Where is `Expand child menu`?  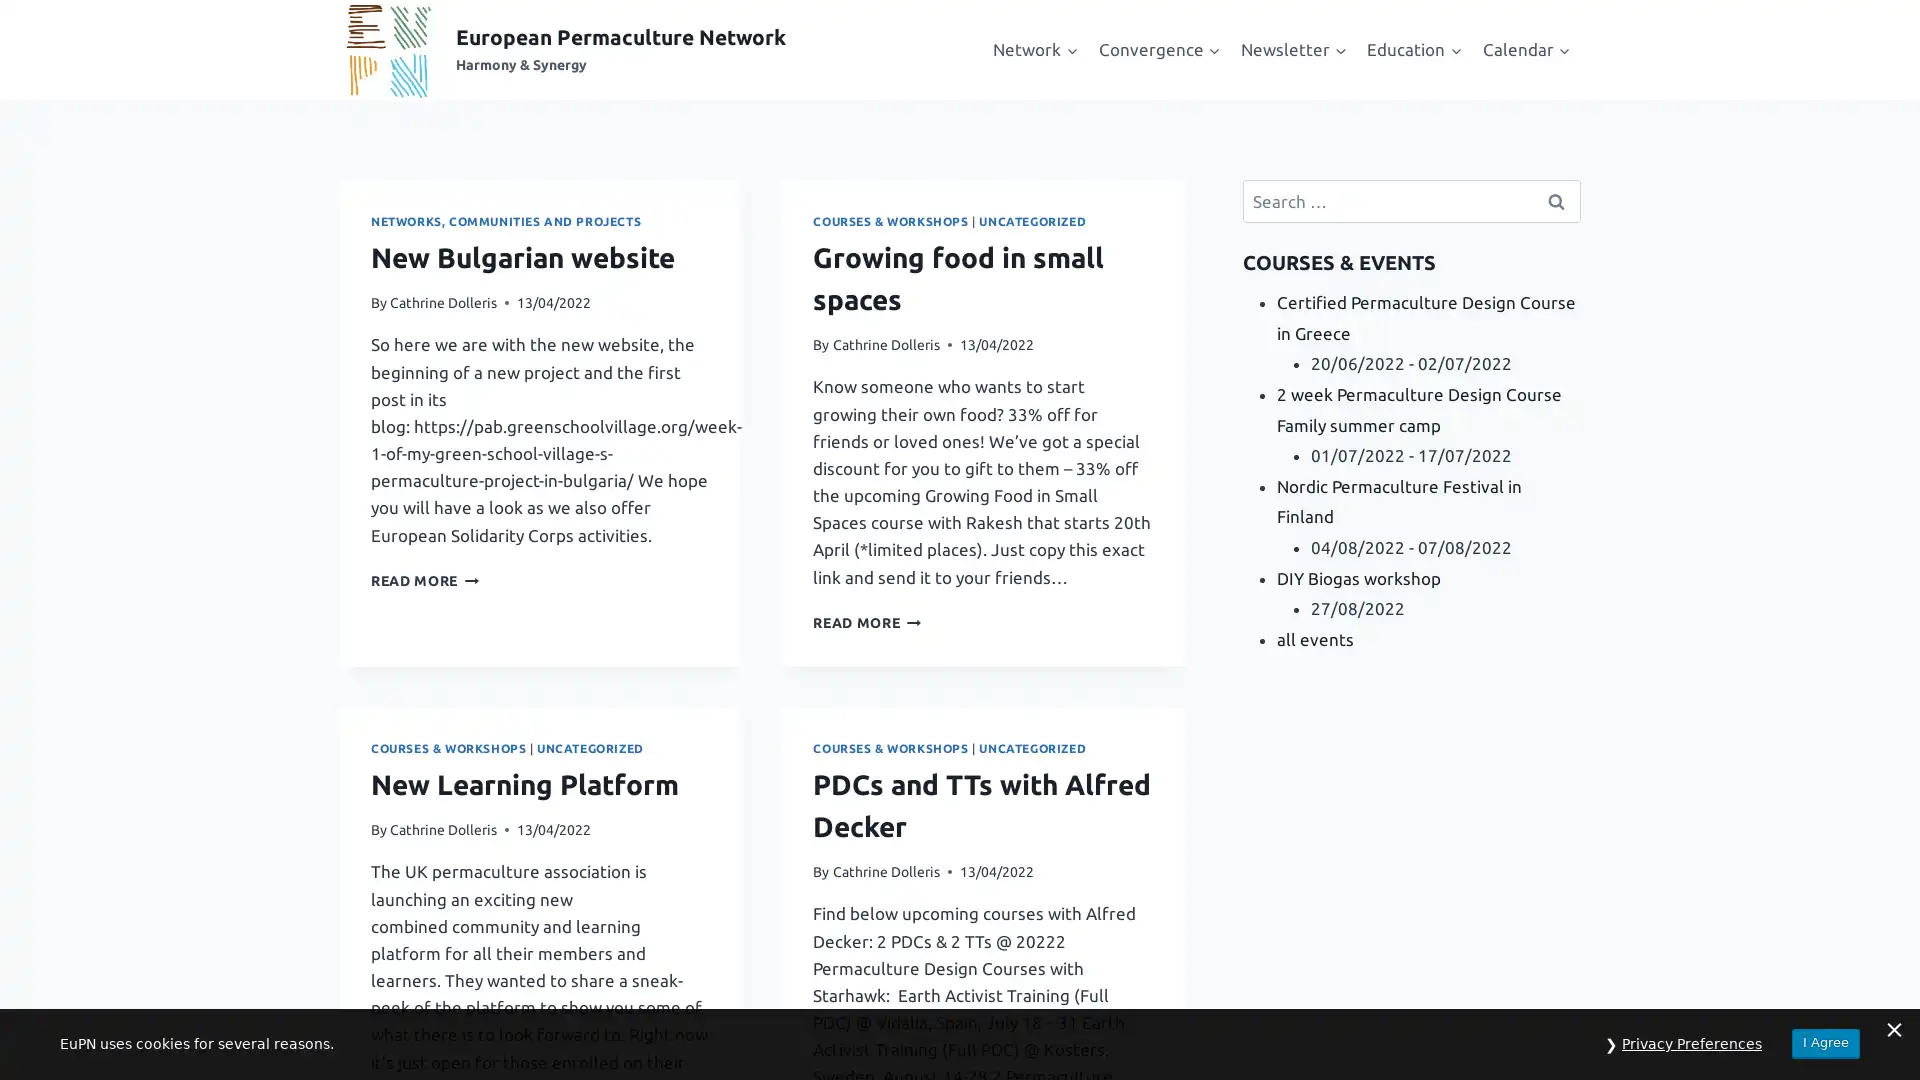
Expand child menu is located at coordinates (1413, 48).